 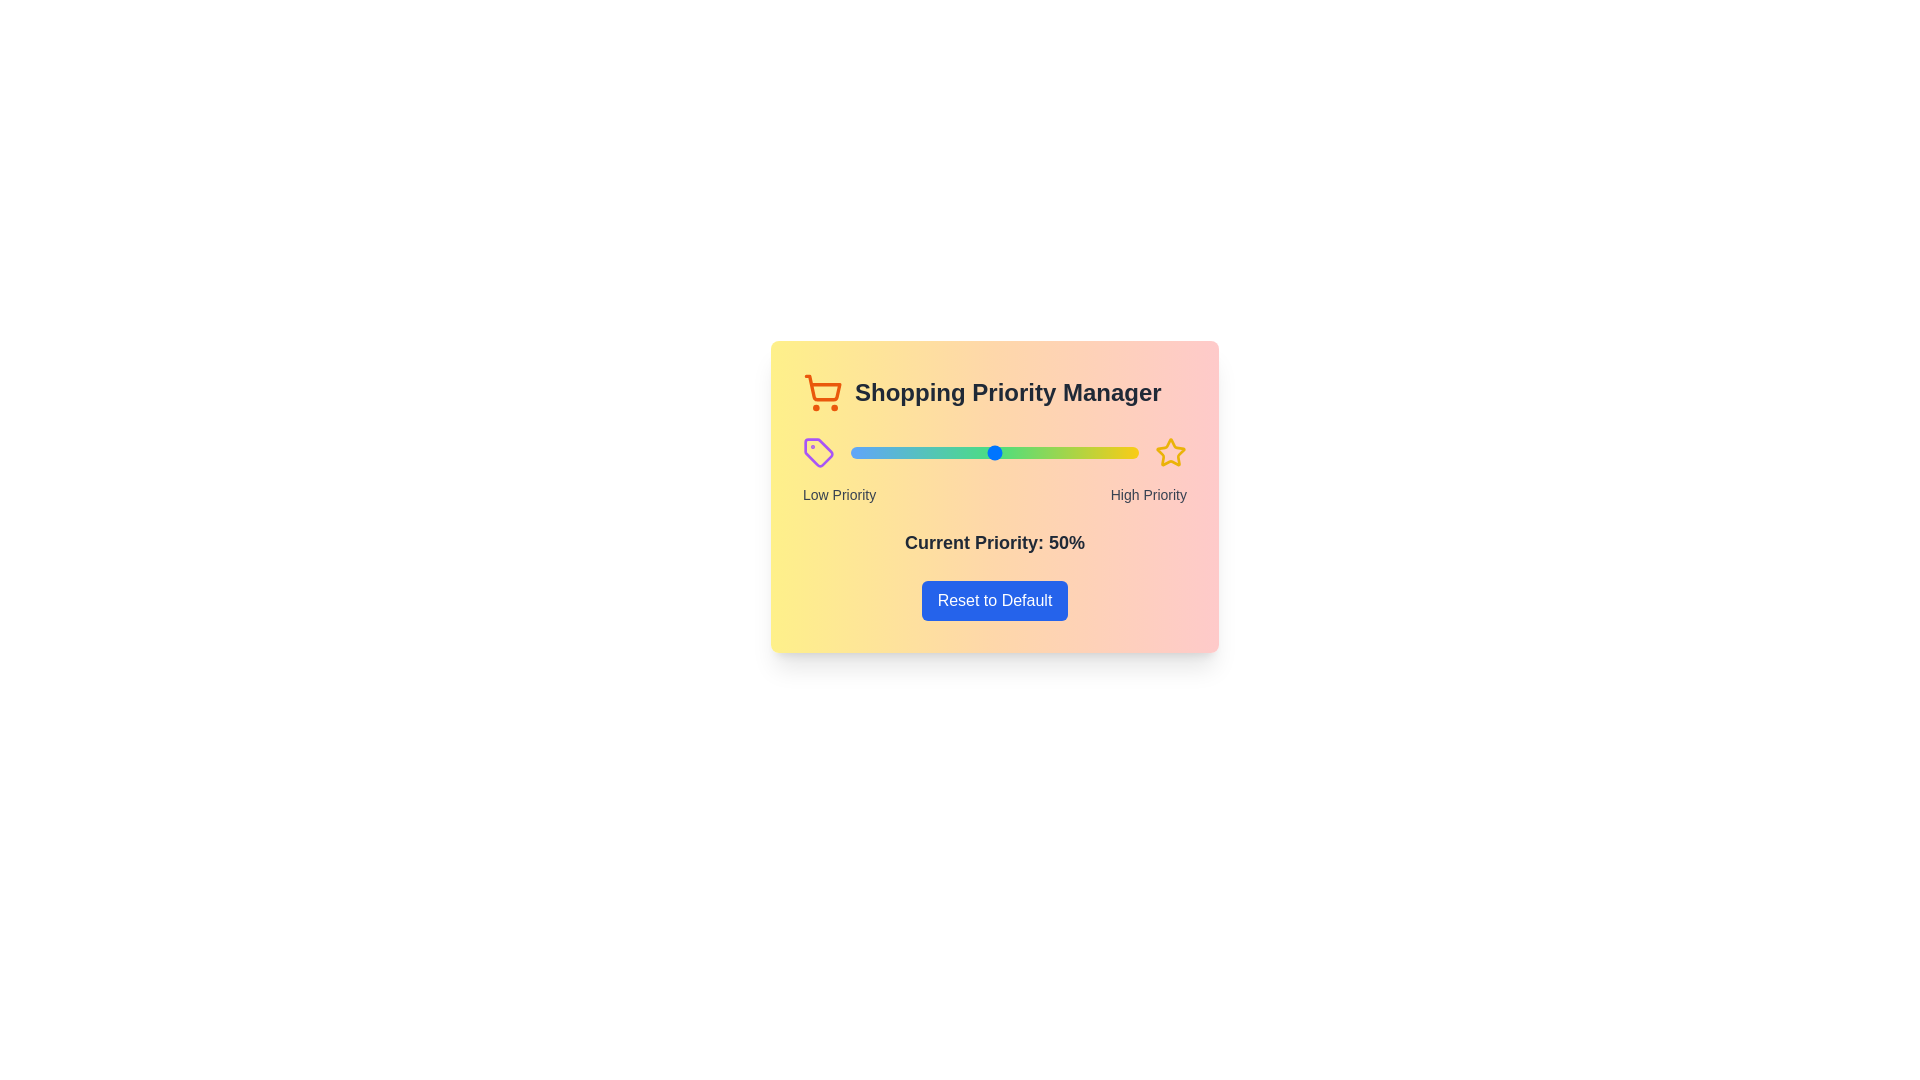 I want to click on the priority to 0% using the slider, so click(x=850, y=452).